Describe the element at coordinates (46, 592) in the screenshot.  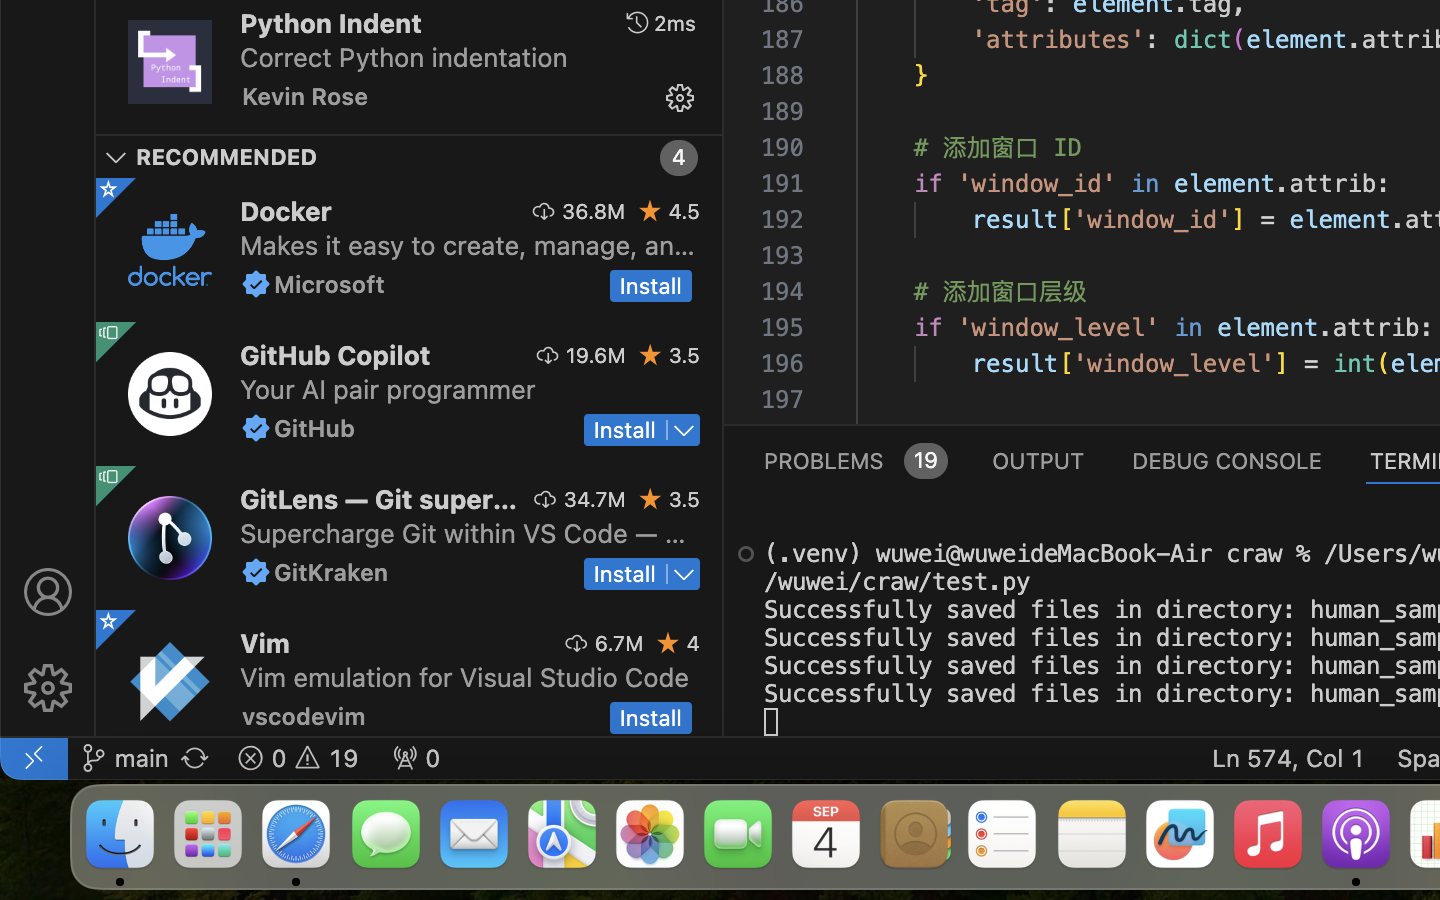
I see `''` at that location.